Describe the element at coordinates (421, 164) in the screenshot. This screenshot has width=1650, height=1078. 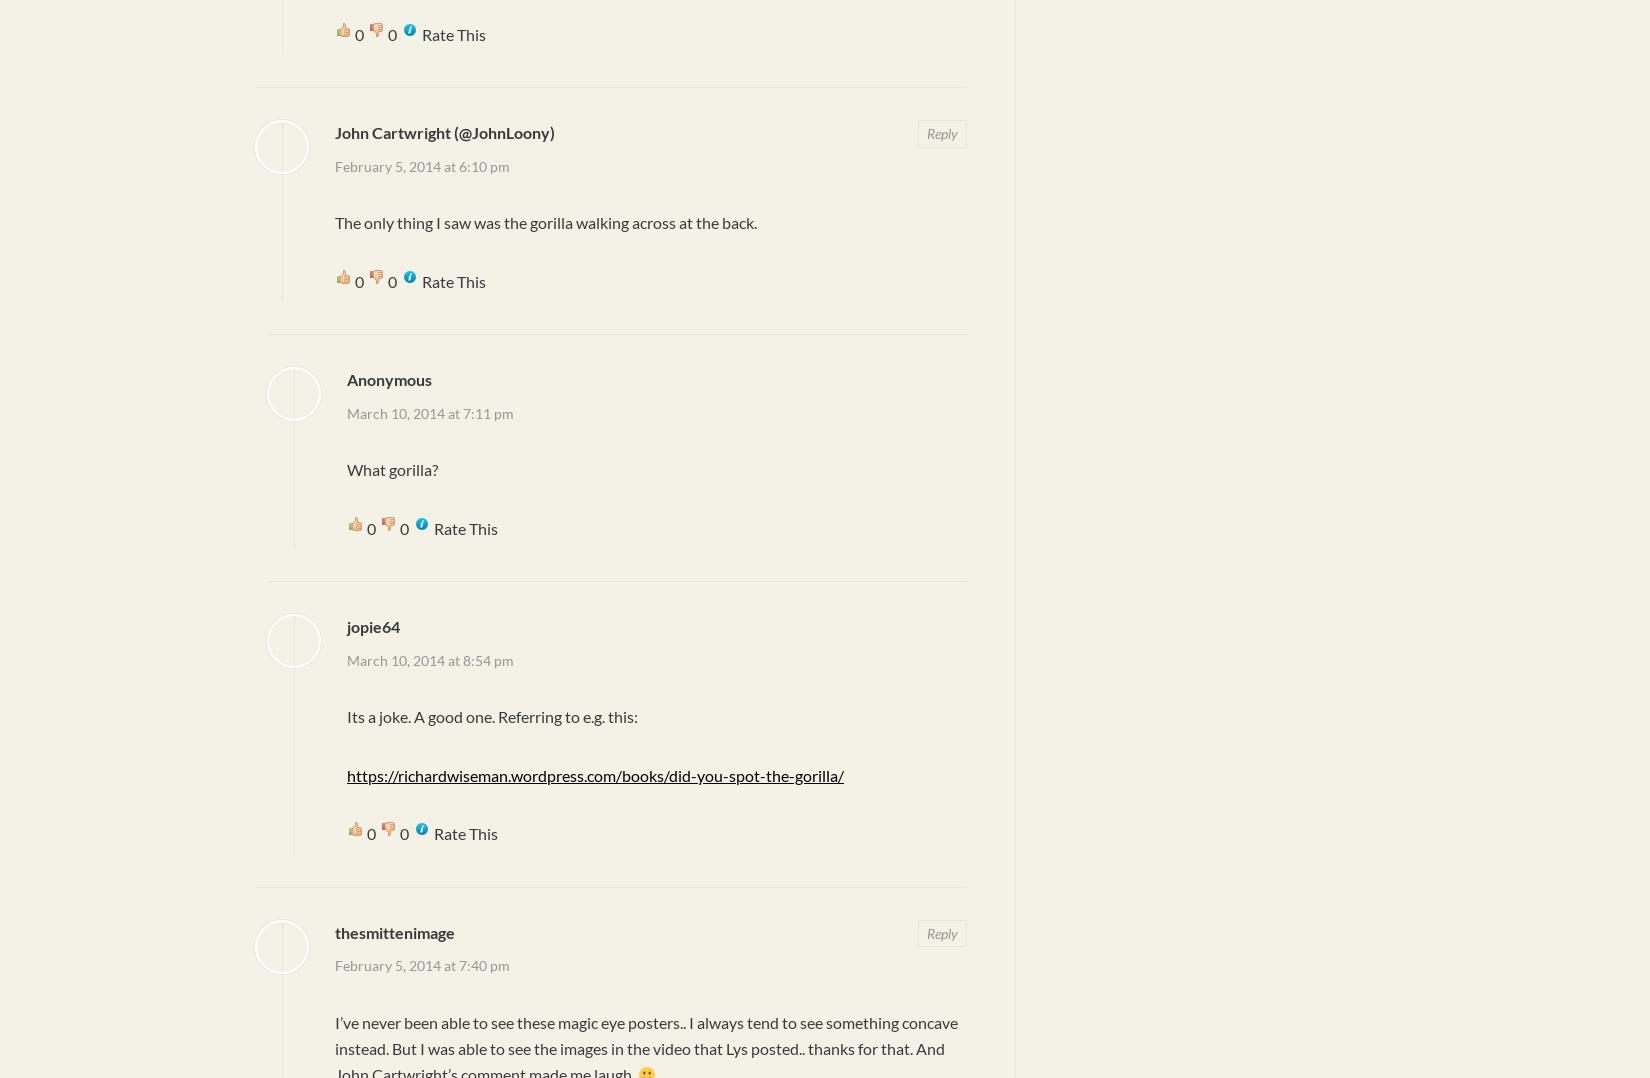
I see `'February 5, 2014 at 6:10 pm'` at that location.